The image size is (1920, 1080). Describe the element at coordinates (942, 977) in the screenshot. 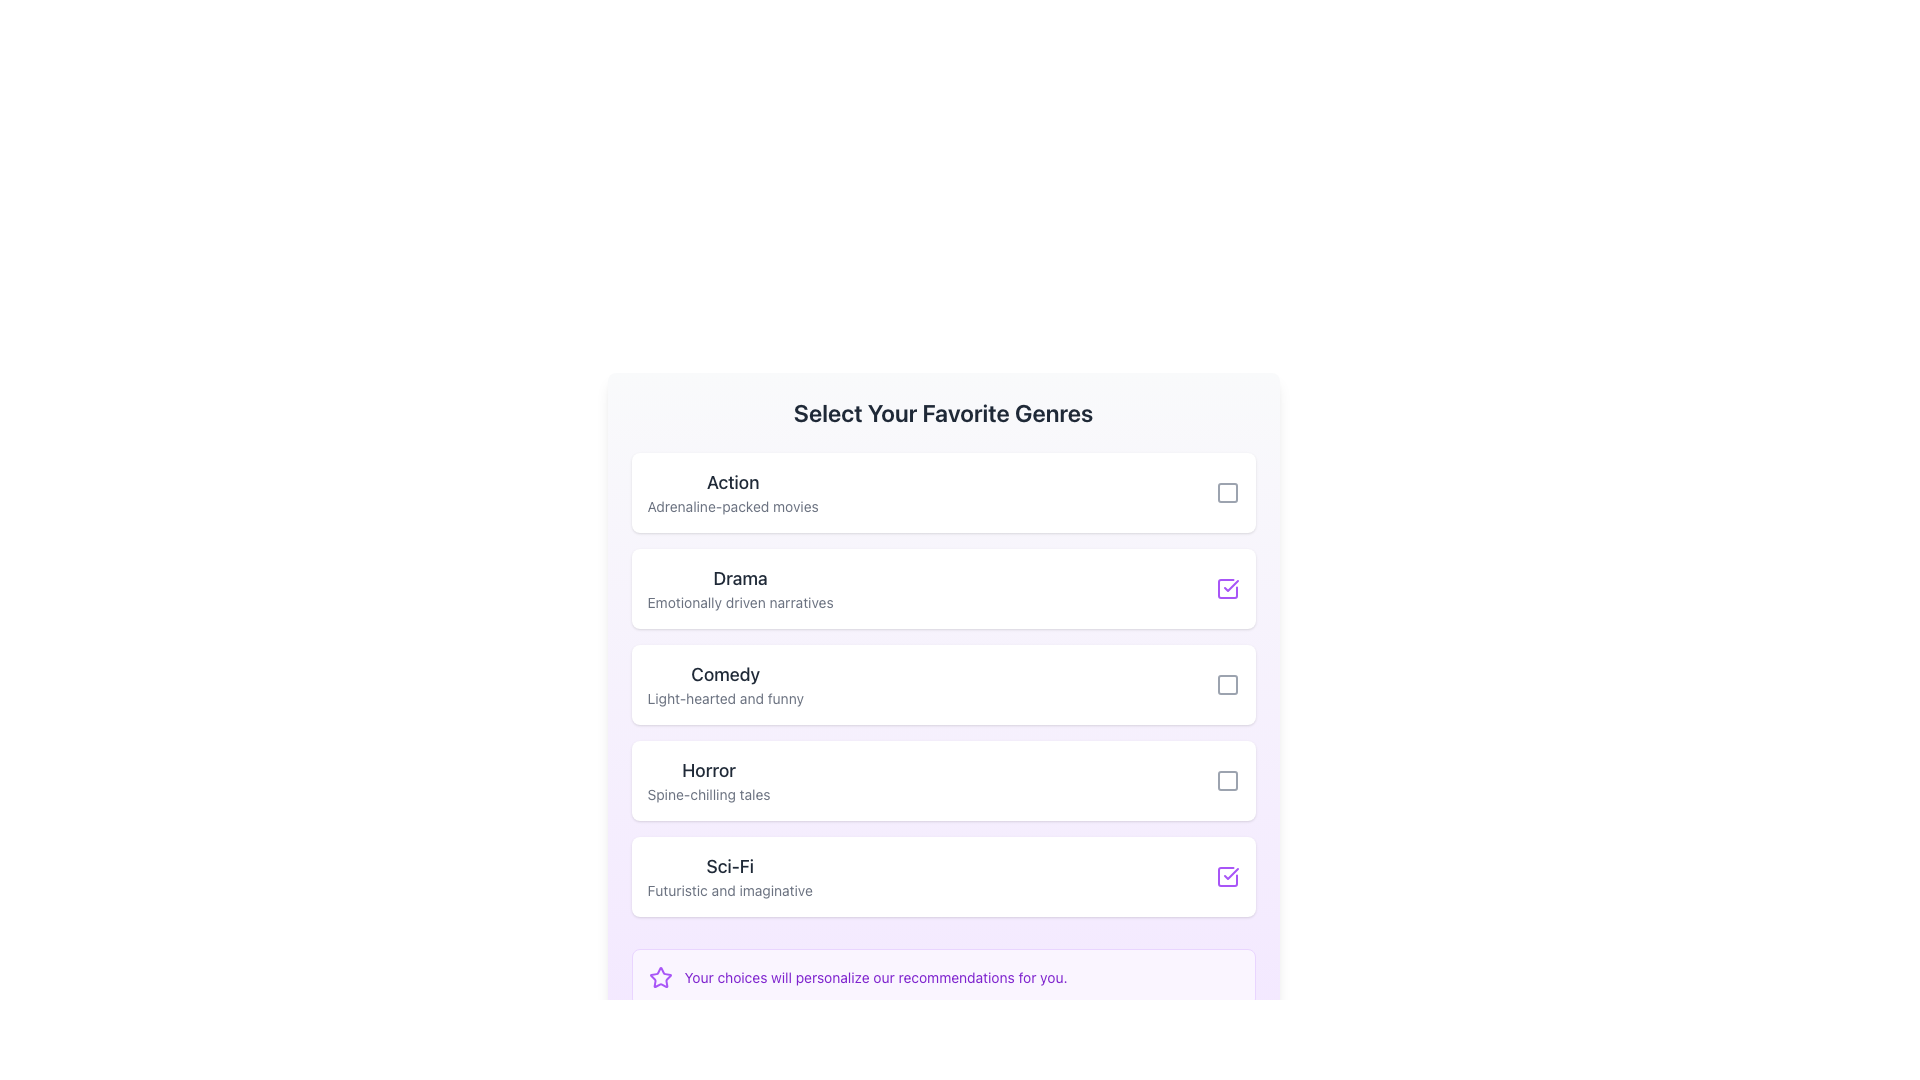

I see `the Informational box with a soft purple background that contains a star icon and the text 'Your choices will personalize our recommendations for you.'` at that location.